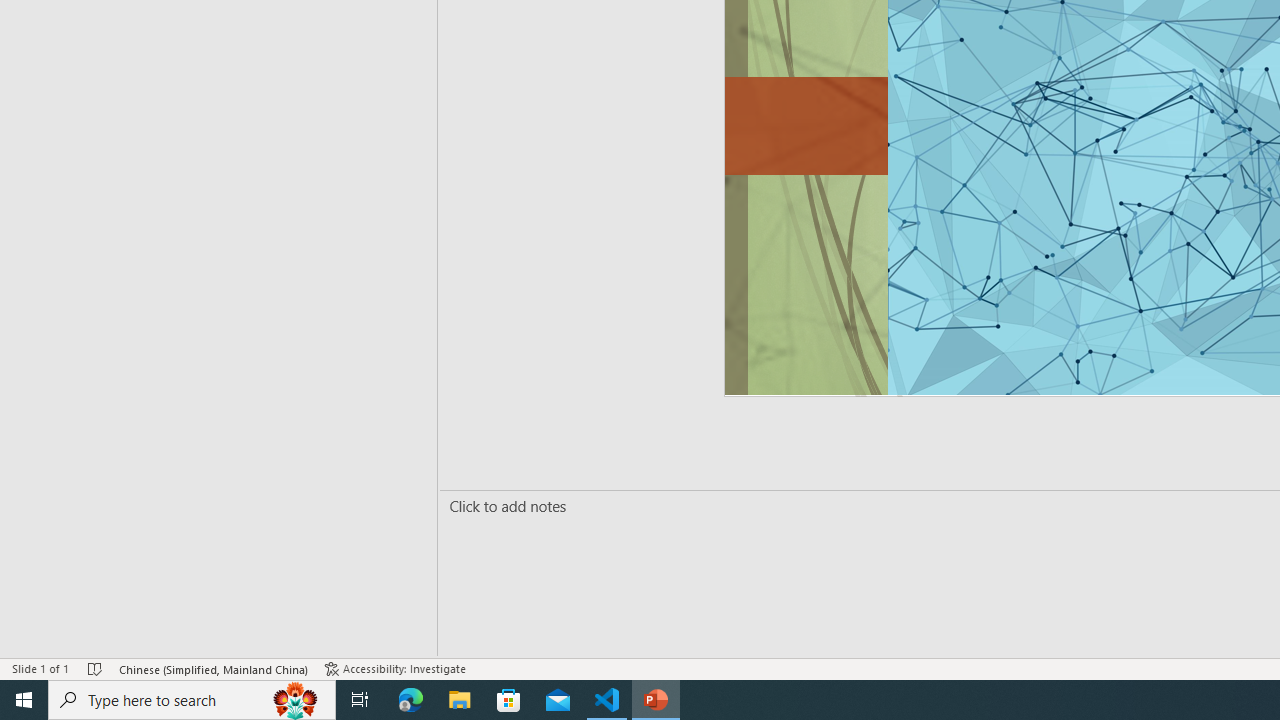 The width and height of the screenshot is (1280, 720). What do you see at coordinates (359, 698) in the screenshot?
I see `'Task View'` at bounding box center [359, 698].